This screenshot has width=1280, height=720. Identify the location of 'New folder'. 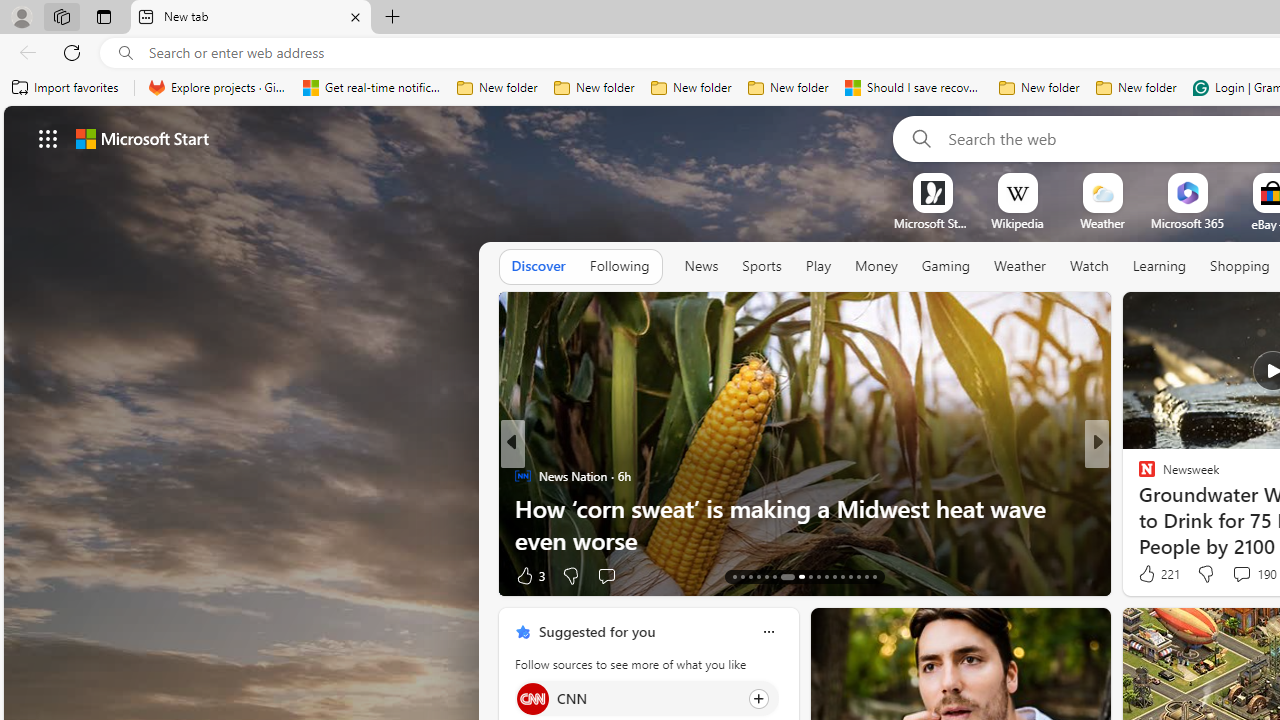
(1136, 87).